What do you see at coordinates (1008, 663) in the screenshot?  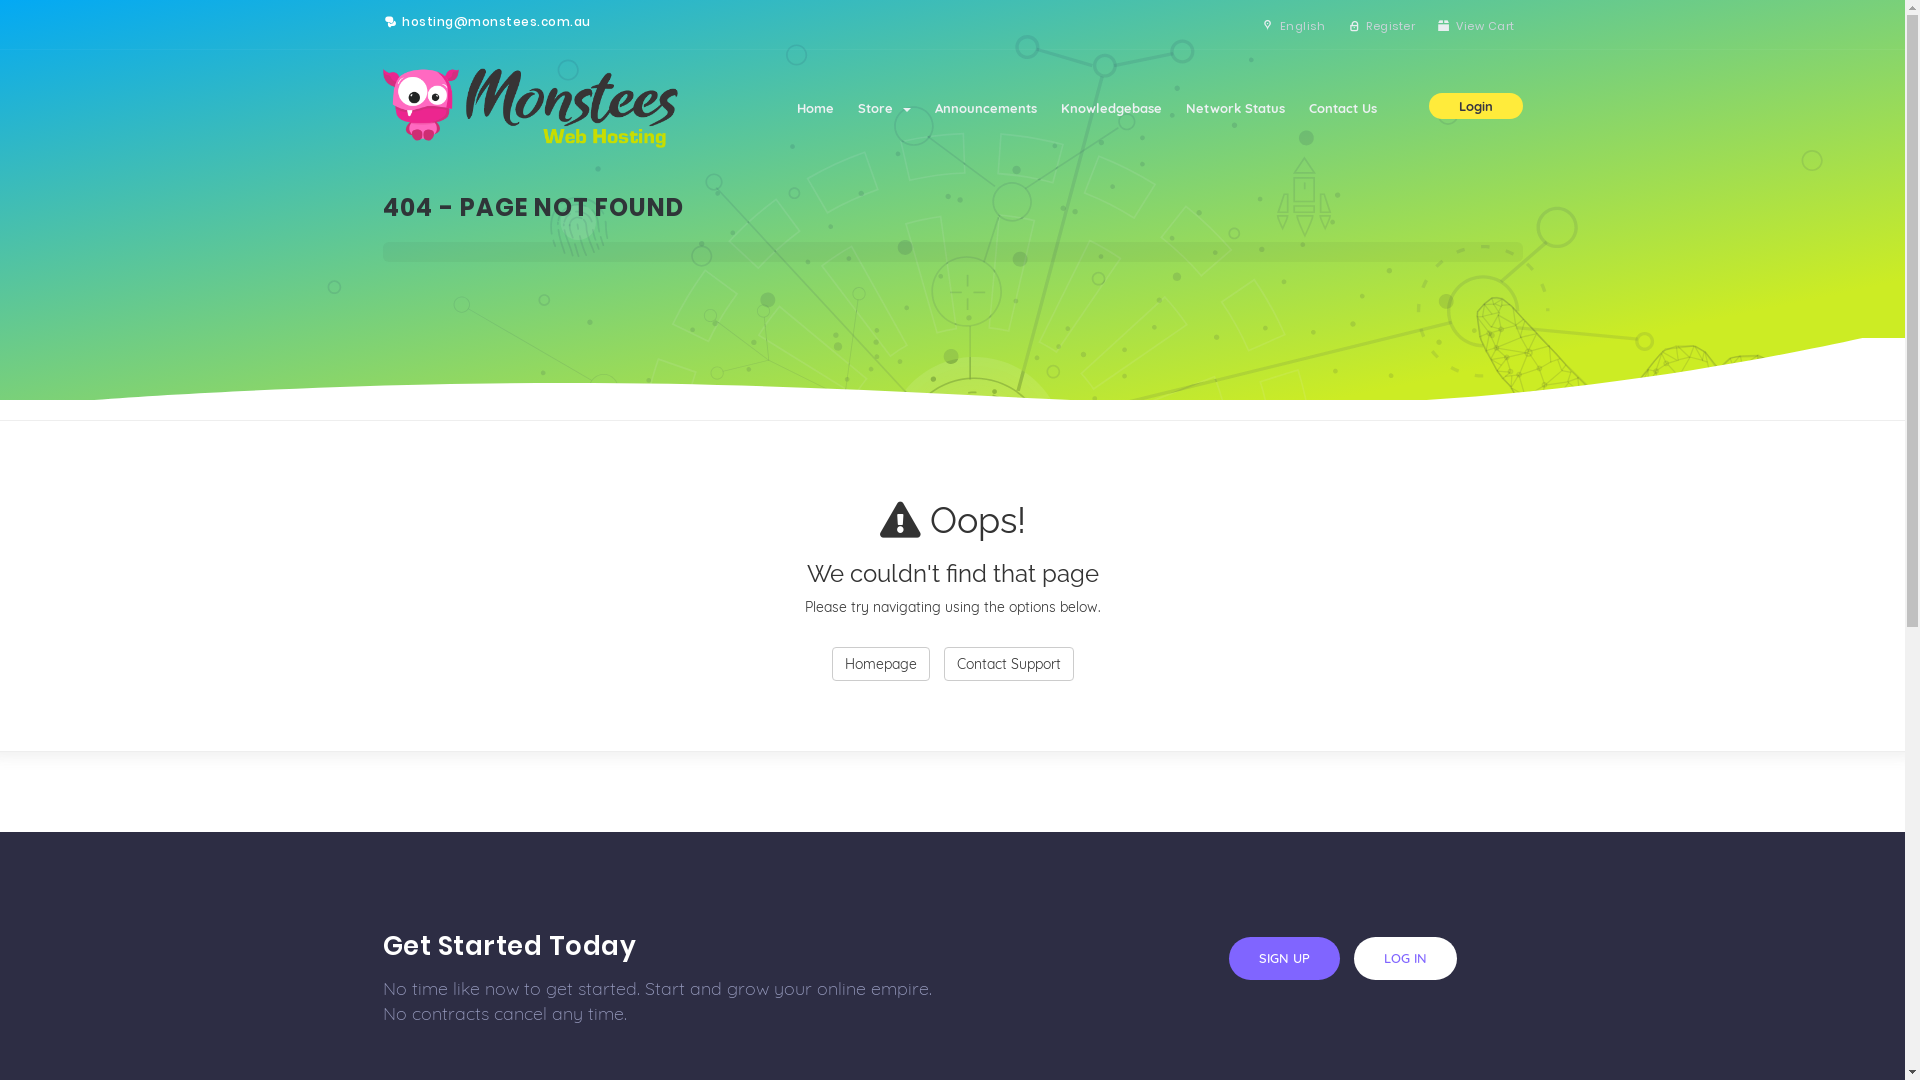 I see `'Contact Support'` at bounding box center [1008, 663].